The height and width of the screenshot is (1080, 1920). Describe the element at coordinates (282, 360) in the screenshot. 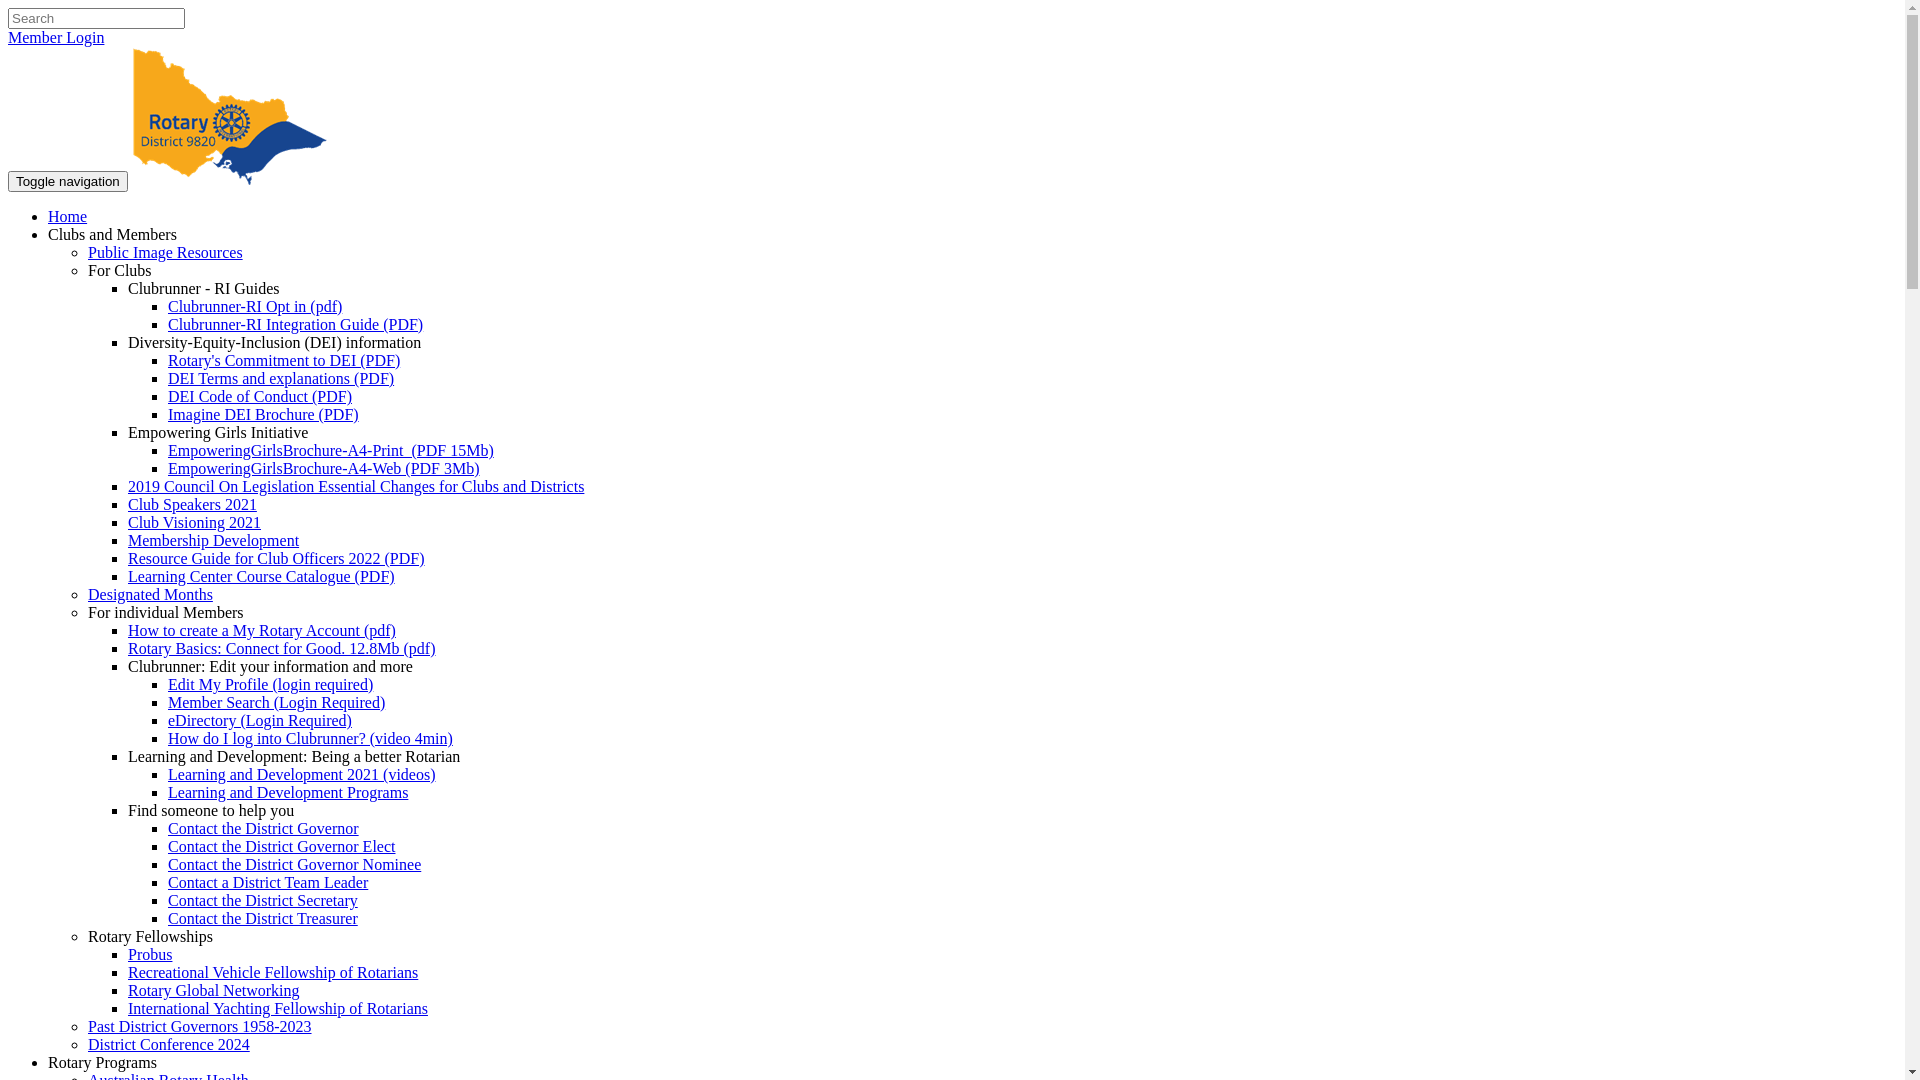

I see `'Rotary's Commitment to DEI (PDF)'` at that location.